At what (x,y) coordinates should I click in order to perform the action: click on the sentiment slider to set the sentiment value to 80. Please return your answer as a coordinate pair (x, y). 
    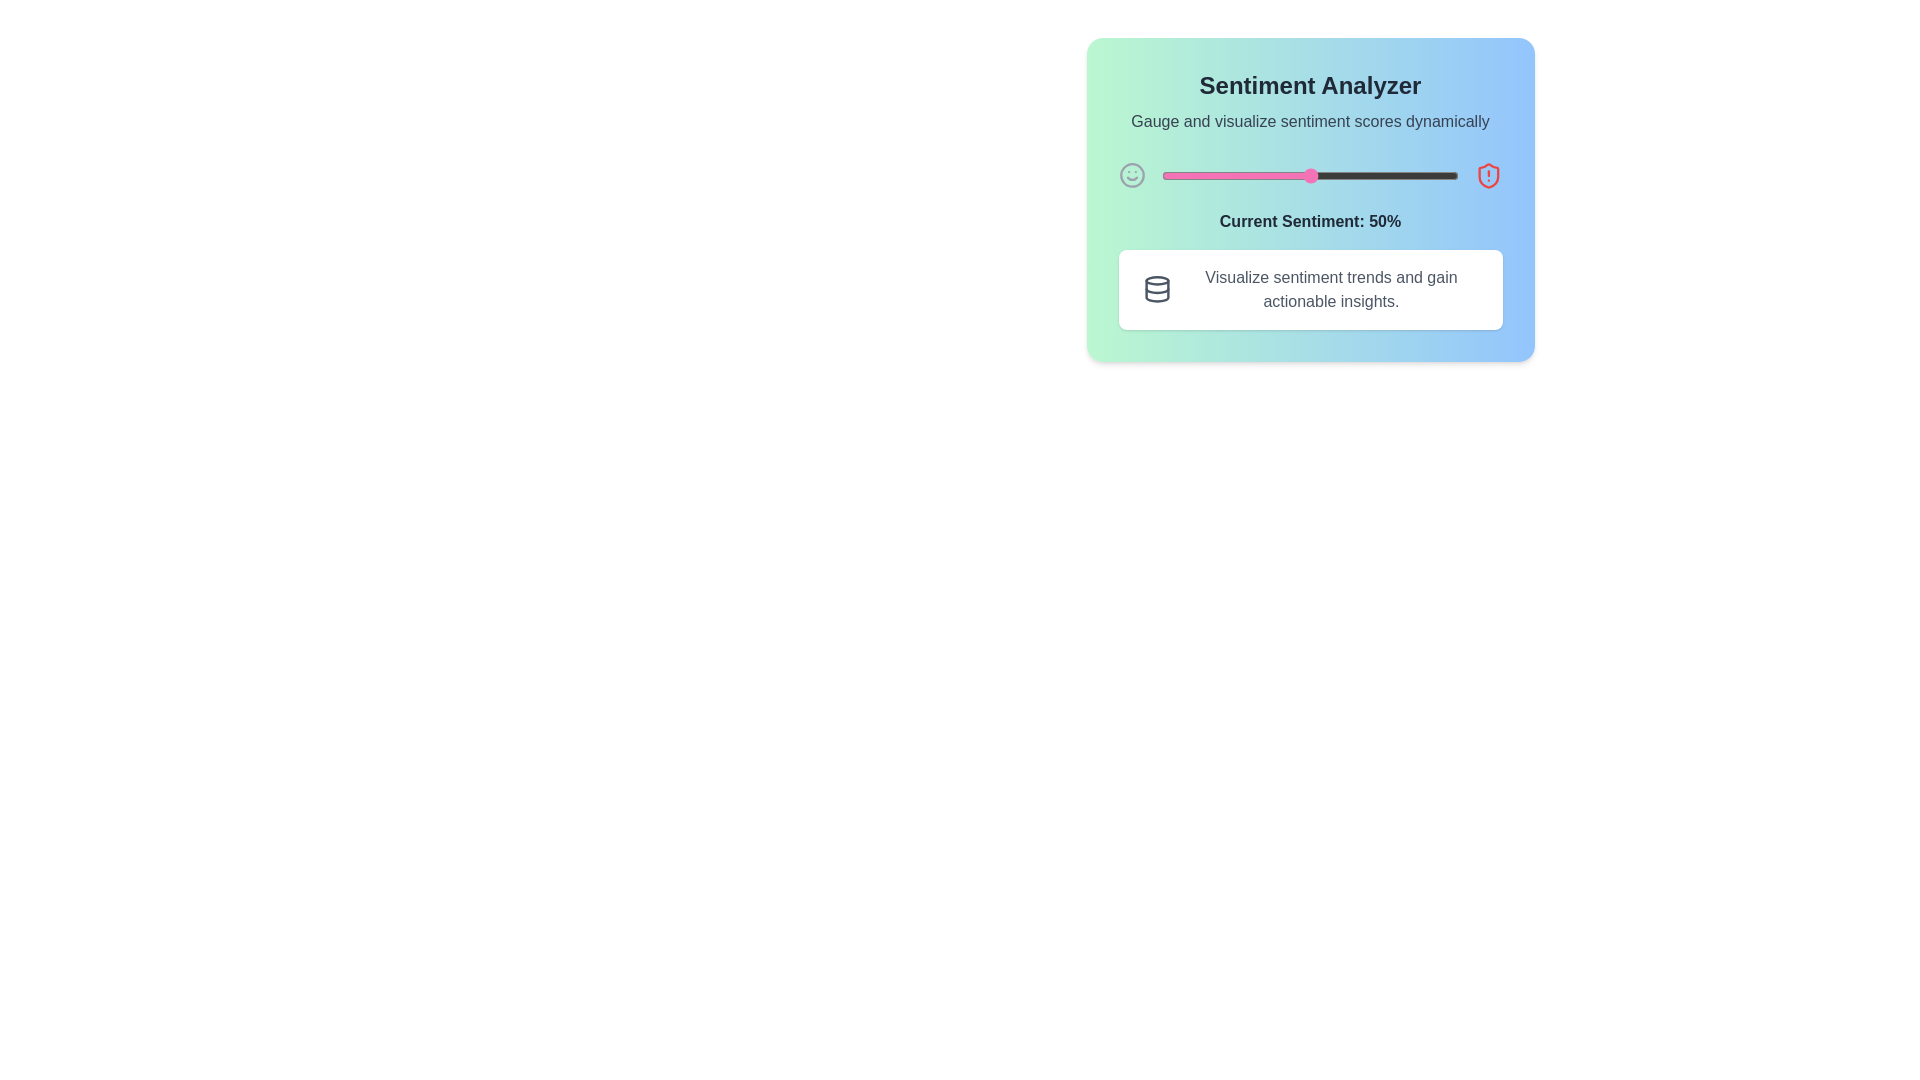
    Looking at the image, I should click on (1398, 175).